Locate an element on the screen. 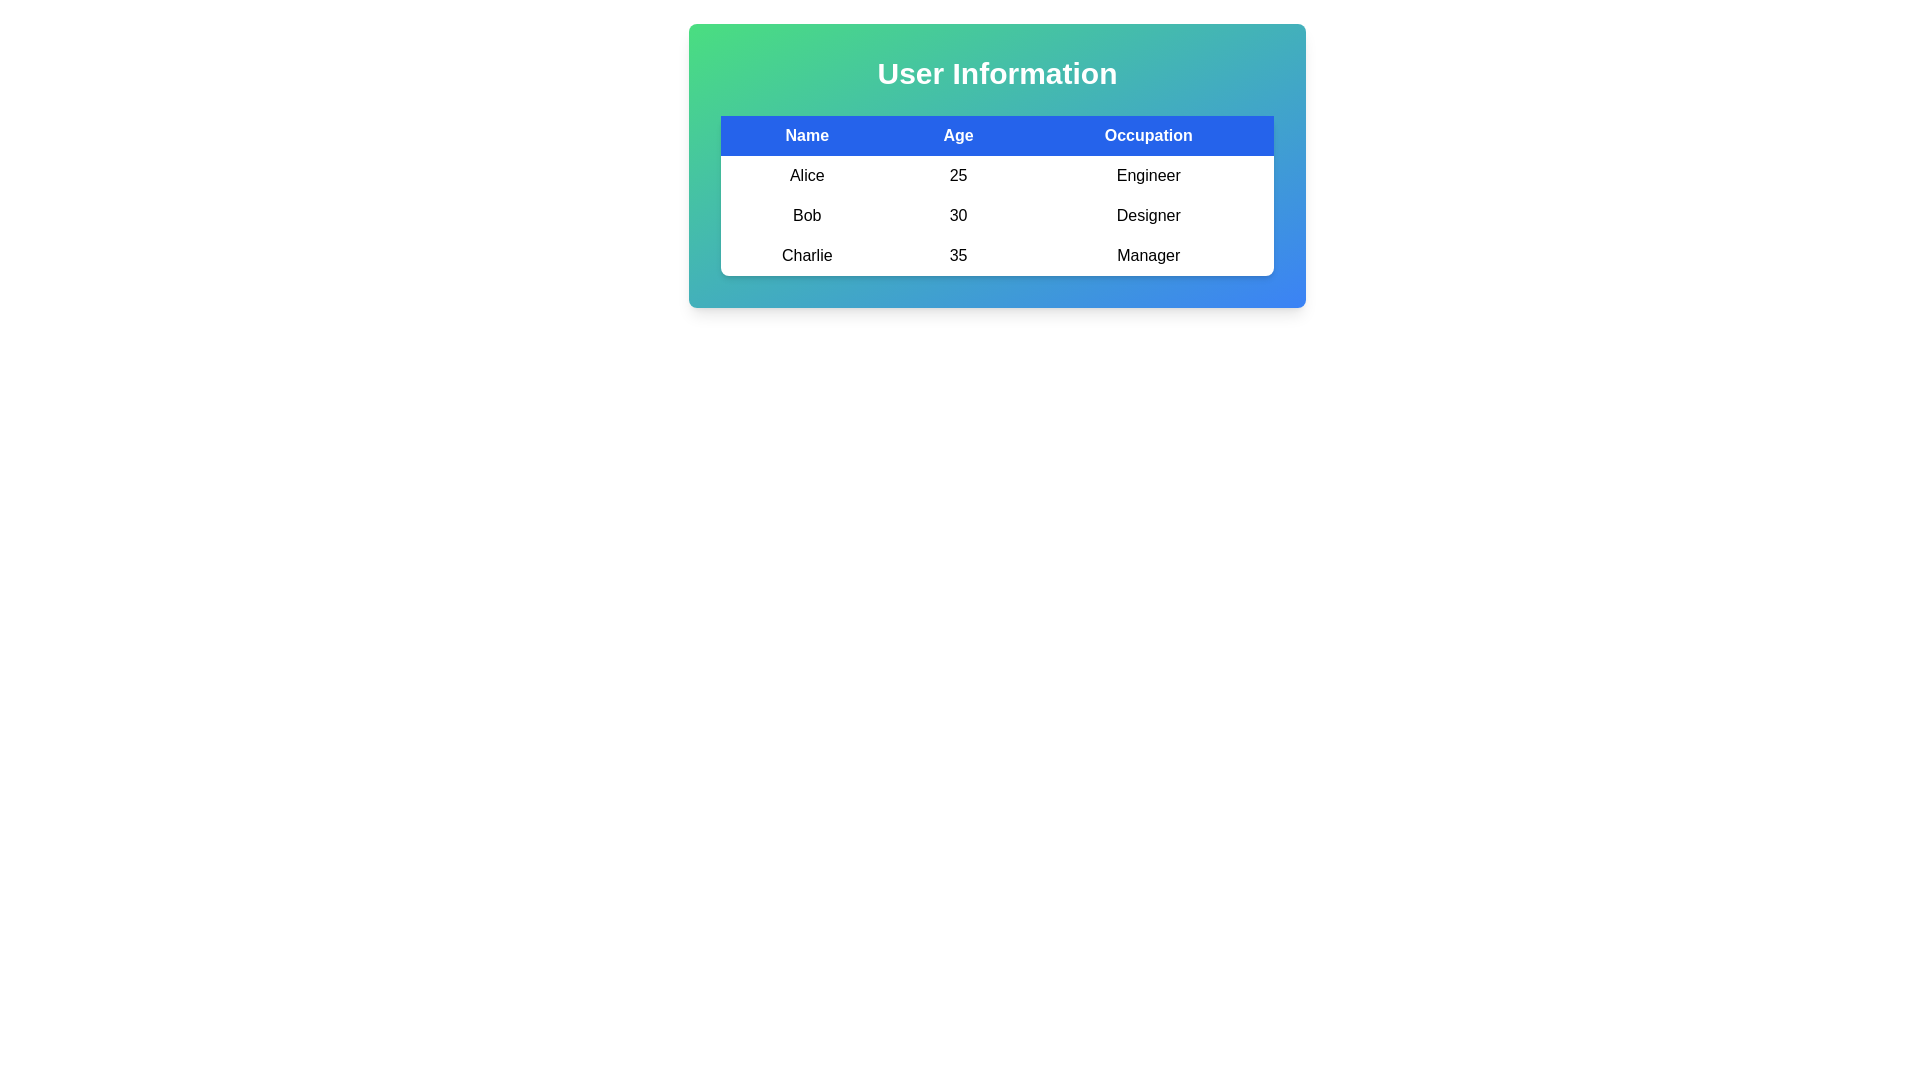 This screenshot has height=1080, width=1920. text from the Text Label that represents the occupation of the user 'Charlie' in the data table under the 'User Information' header is located at coordinates (1148, 254).